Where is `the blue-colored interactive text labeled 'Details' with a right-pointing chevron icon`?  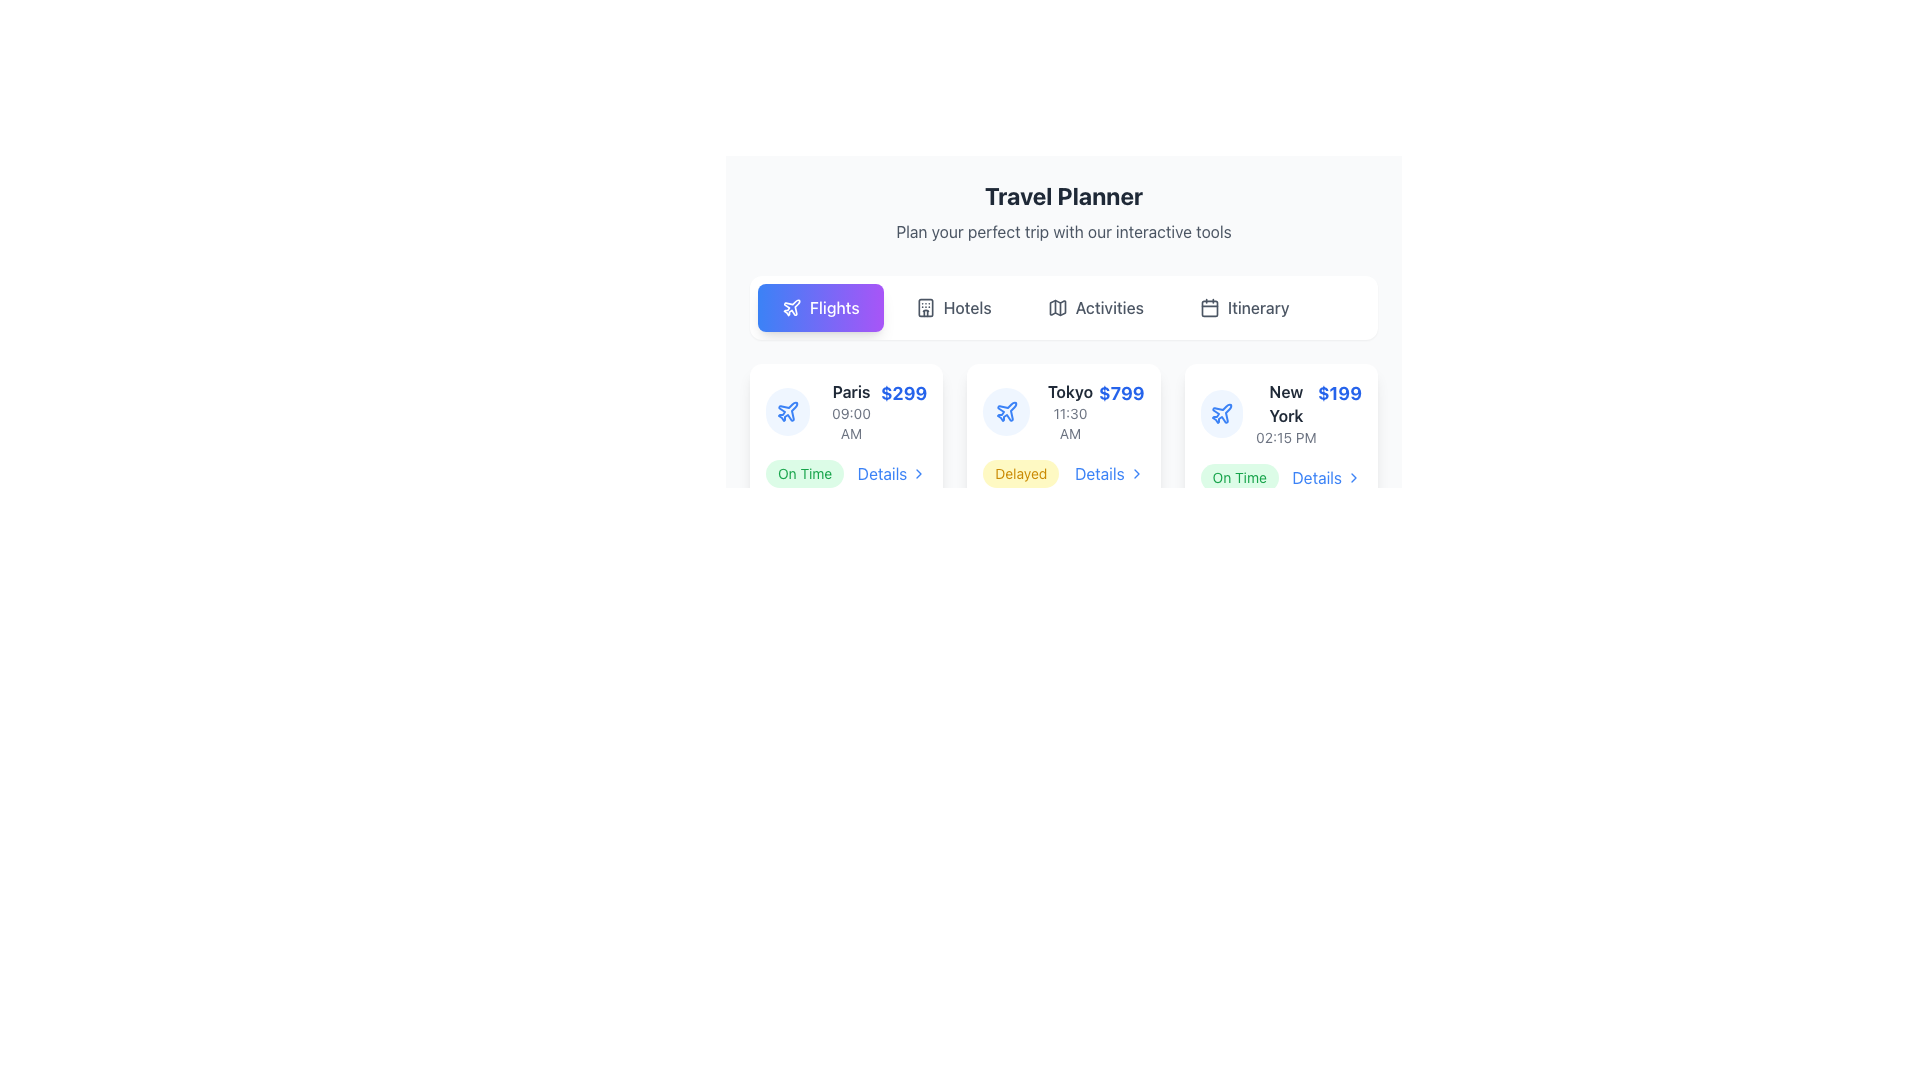
the blue-colored interactive text labeled 'Details' with a right-pointing chevron icon is located at coordinates (1108, 474).